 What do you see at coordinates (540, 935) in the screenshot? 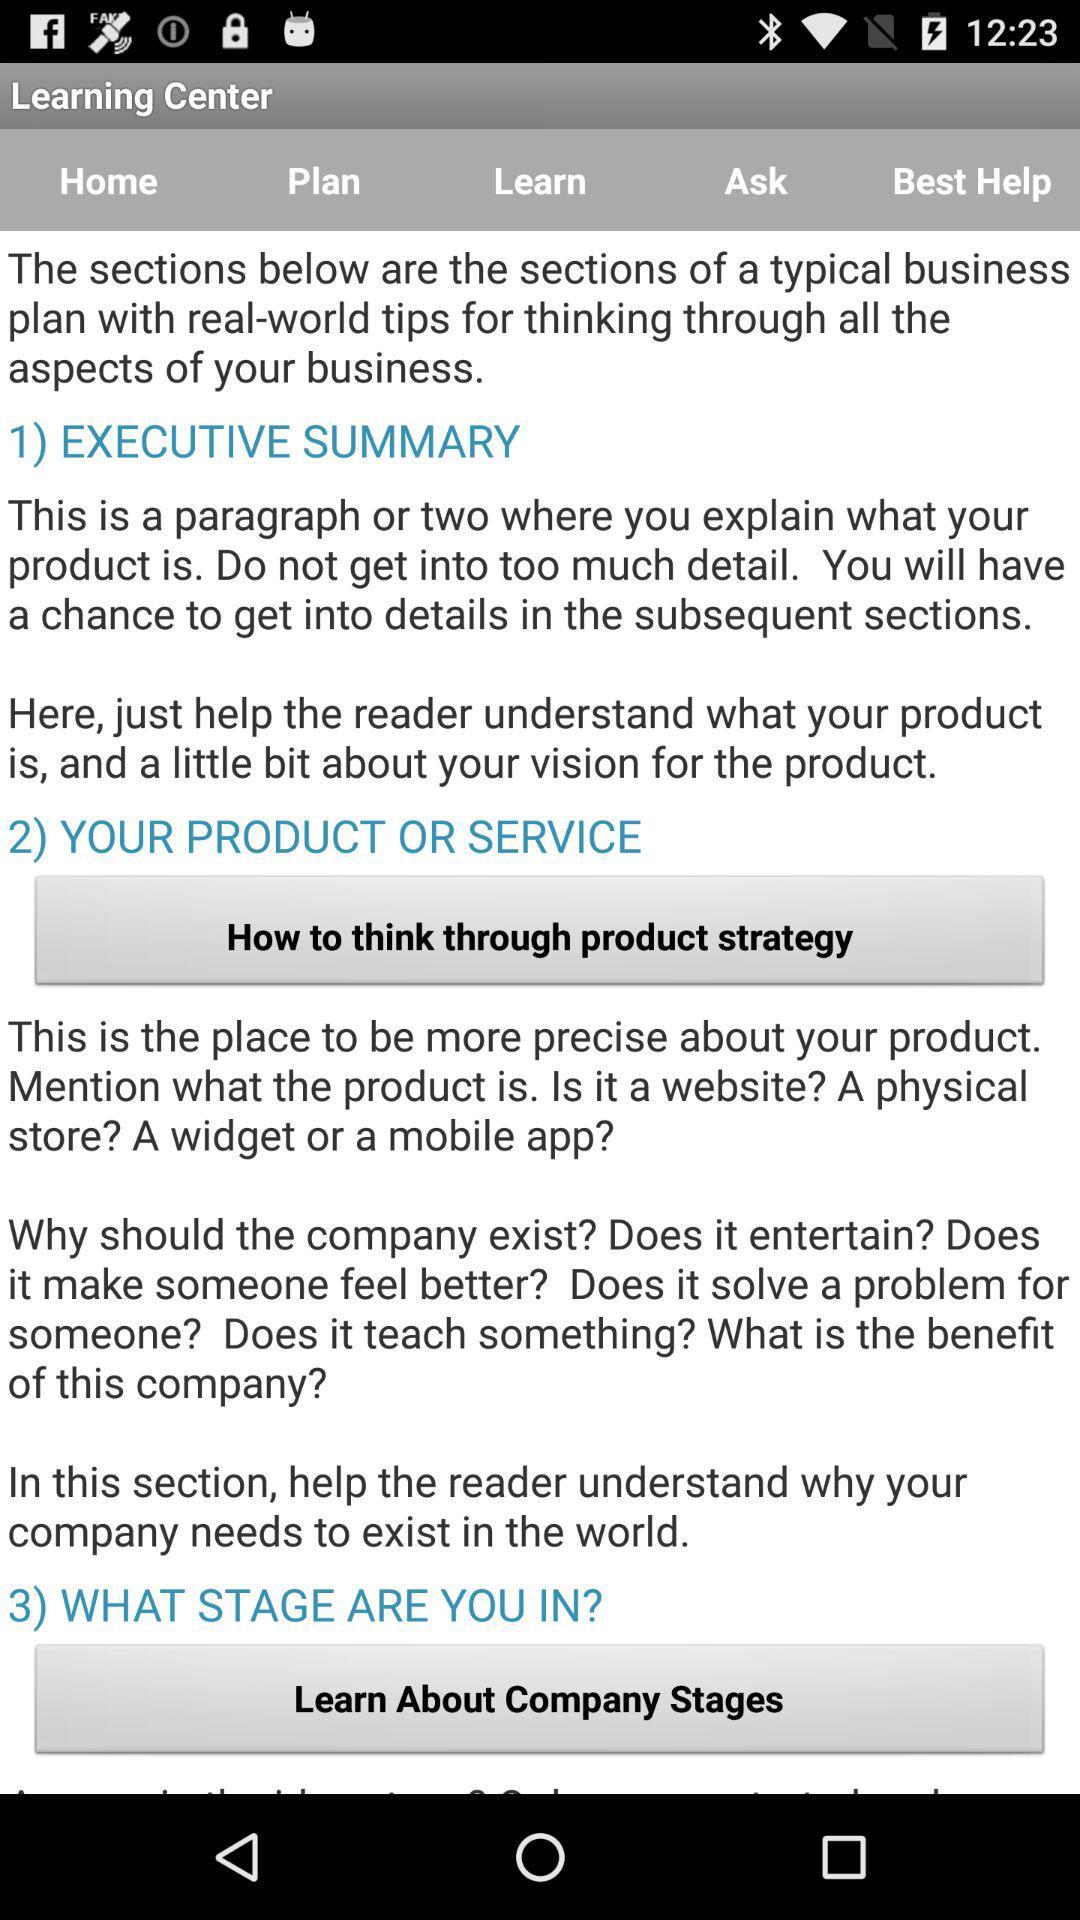
I see `the button which is below the your product or service` at bounding box center [540, 935].